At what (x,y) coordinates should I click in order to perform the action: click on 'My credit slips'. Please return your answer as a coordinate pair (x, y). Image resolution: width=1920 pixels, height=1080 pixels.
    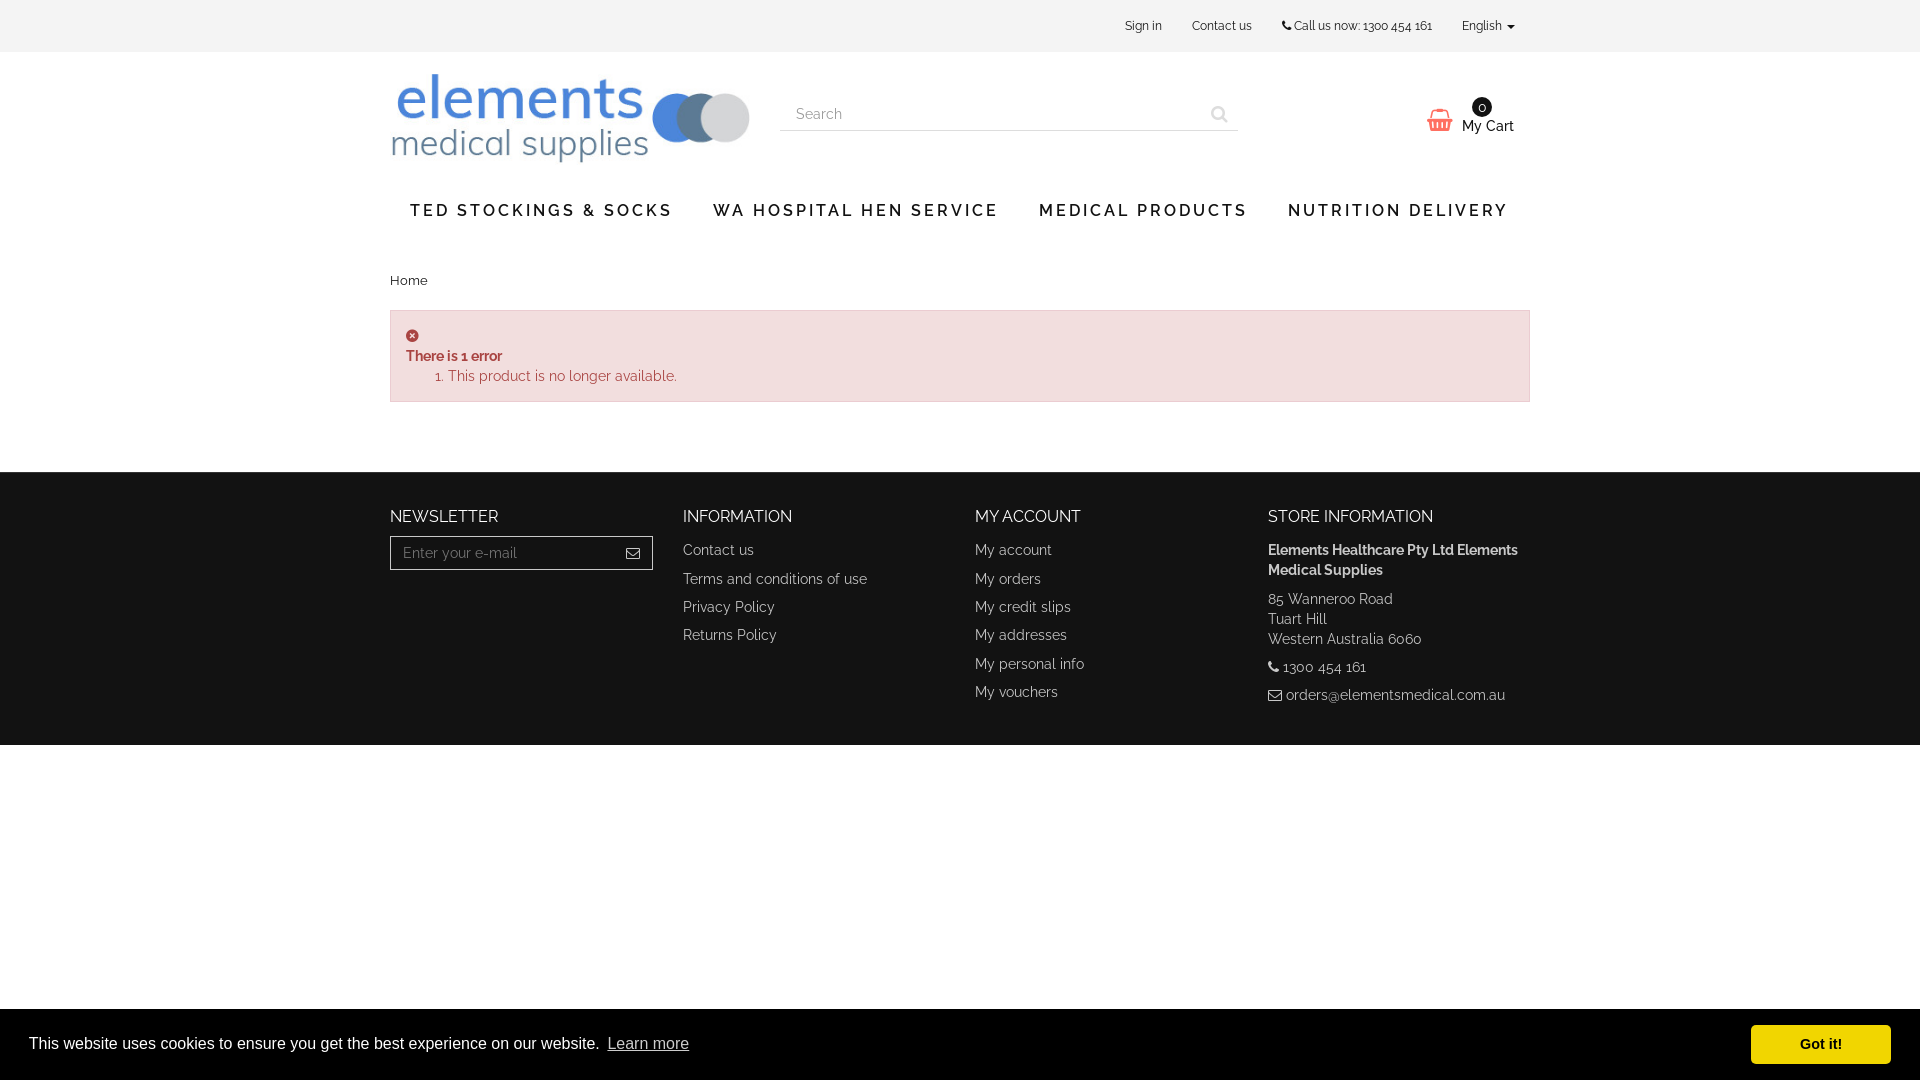
    Looking at the image, I should click on (1022, 605).